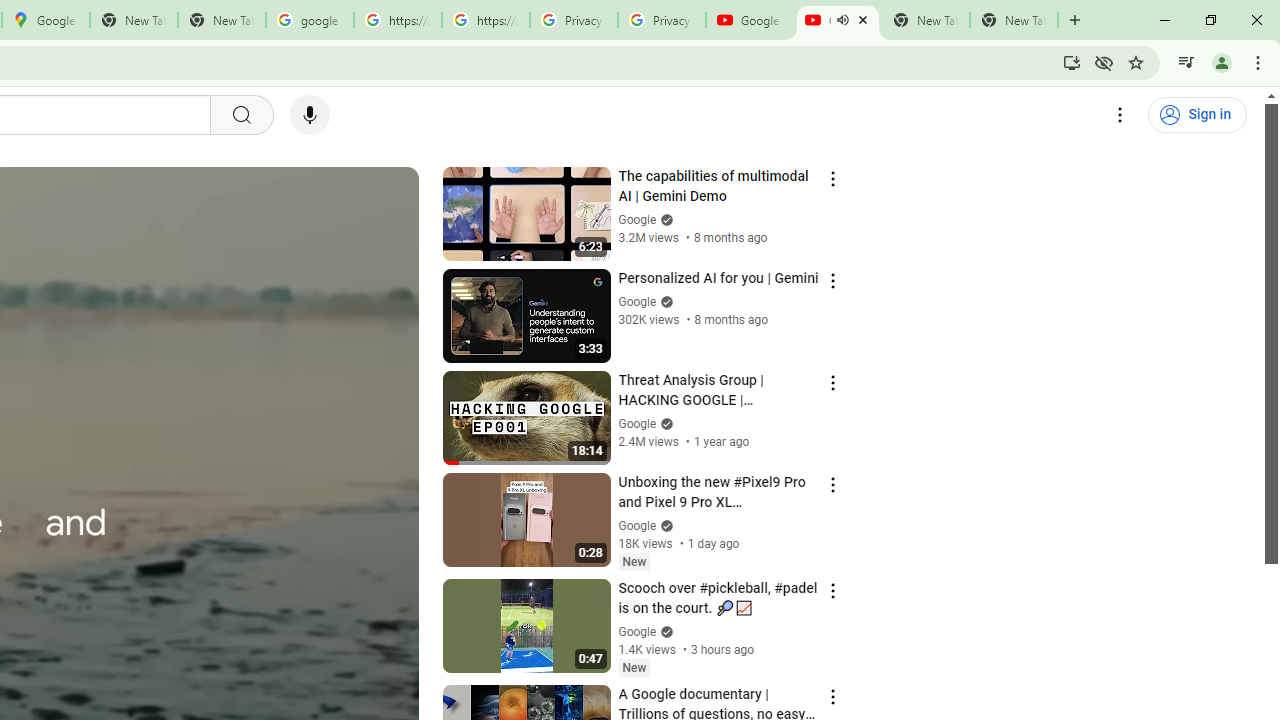  What do you see at coordinates (1120, 115) in the screenshot?
I see `'Settings'` at bounding box center [1120, 115].